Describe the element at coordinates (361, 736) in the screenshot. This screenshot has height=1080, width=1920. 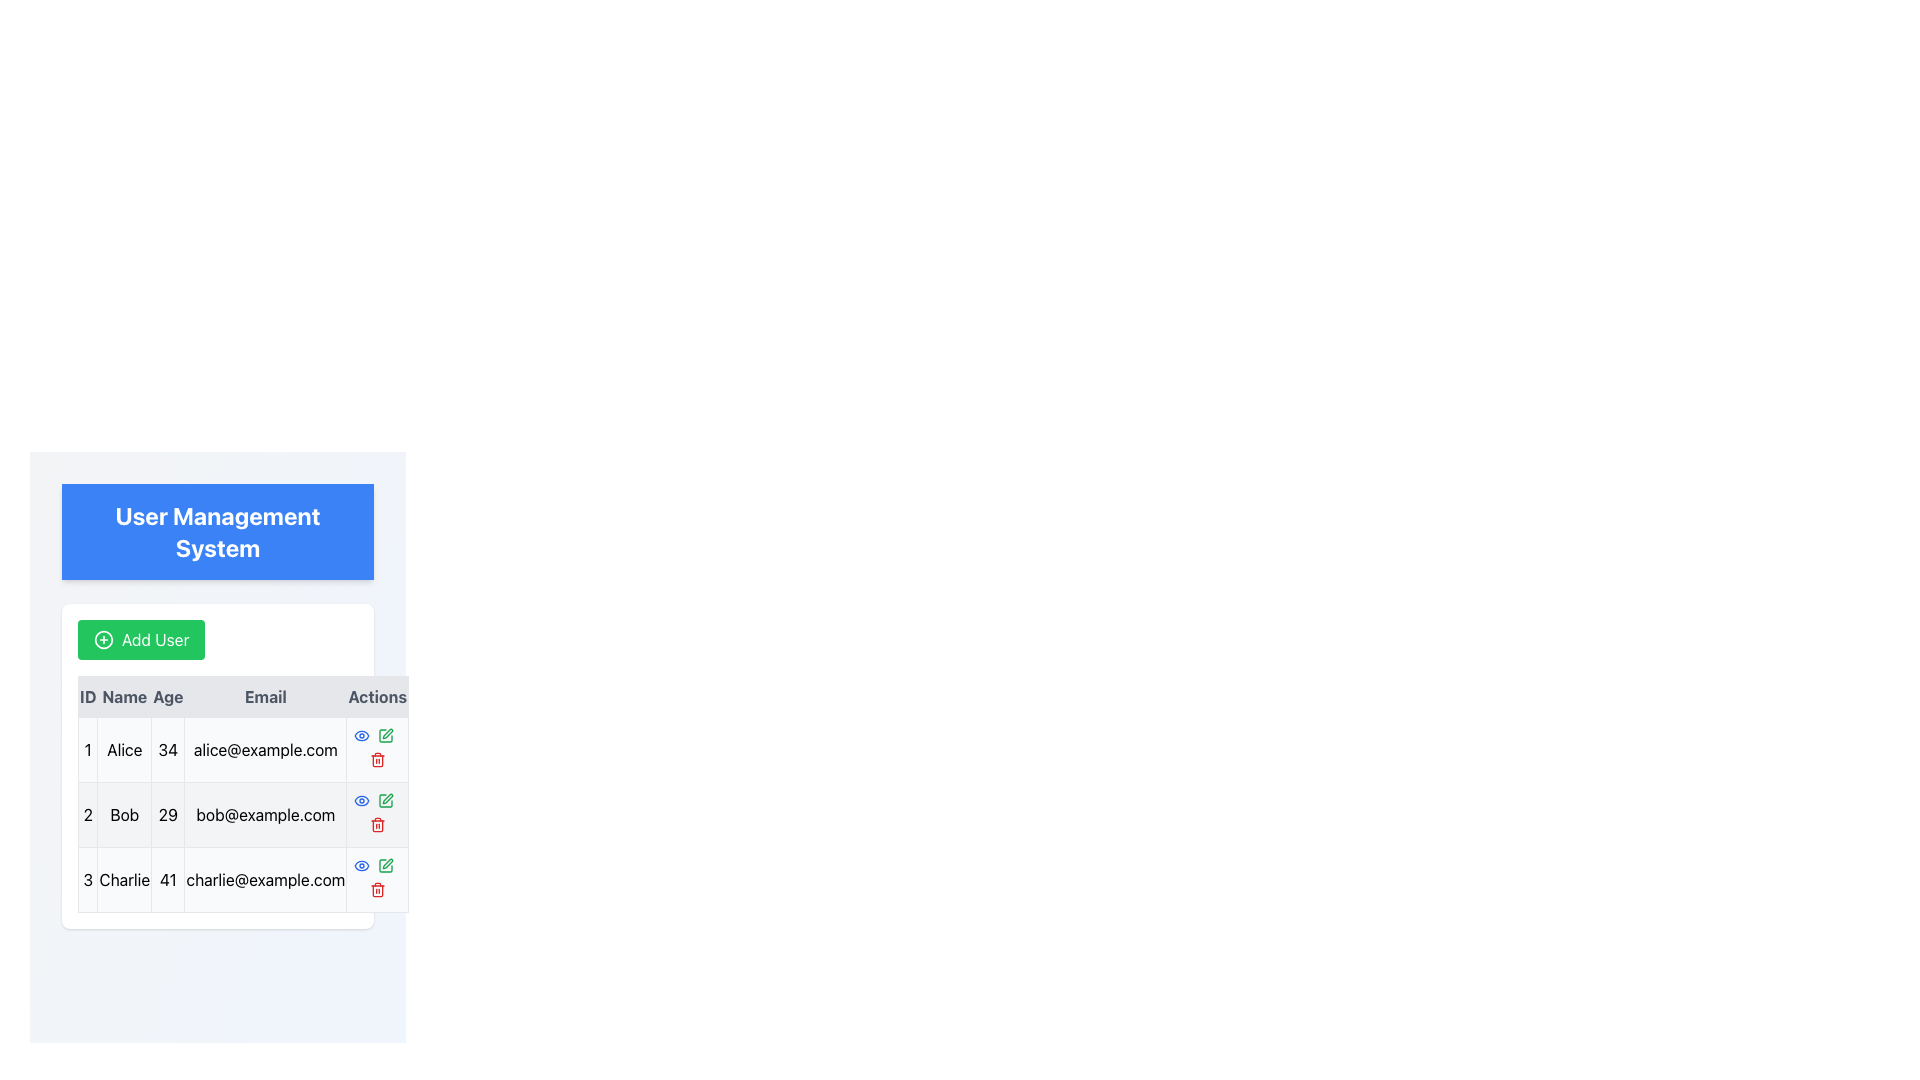
I see `the 'view' icon in the Actions column for the second row corresponding to the entry for 'Bob'` at that location.